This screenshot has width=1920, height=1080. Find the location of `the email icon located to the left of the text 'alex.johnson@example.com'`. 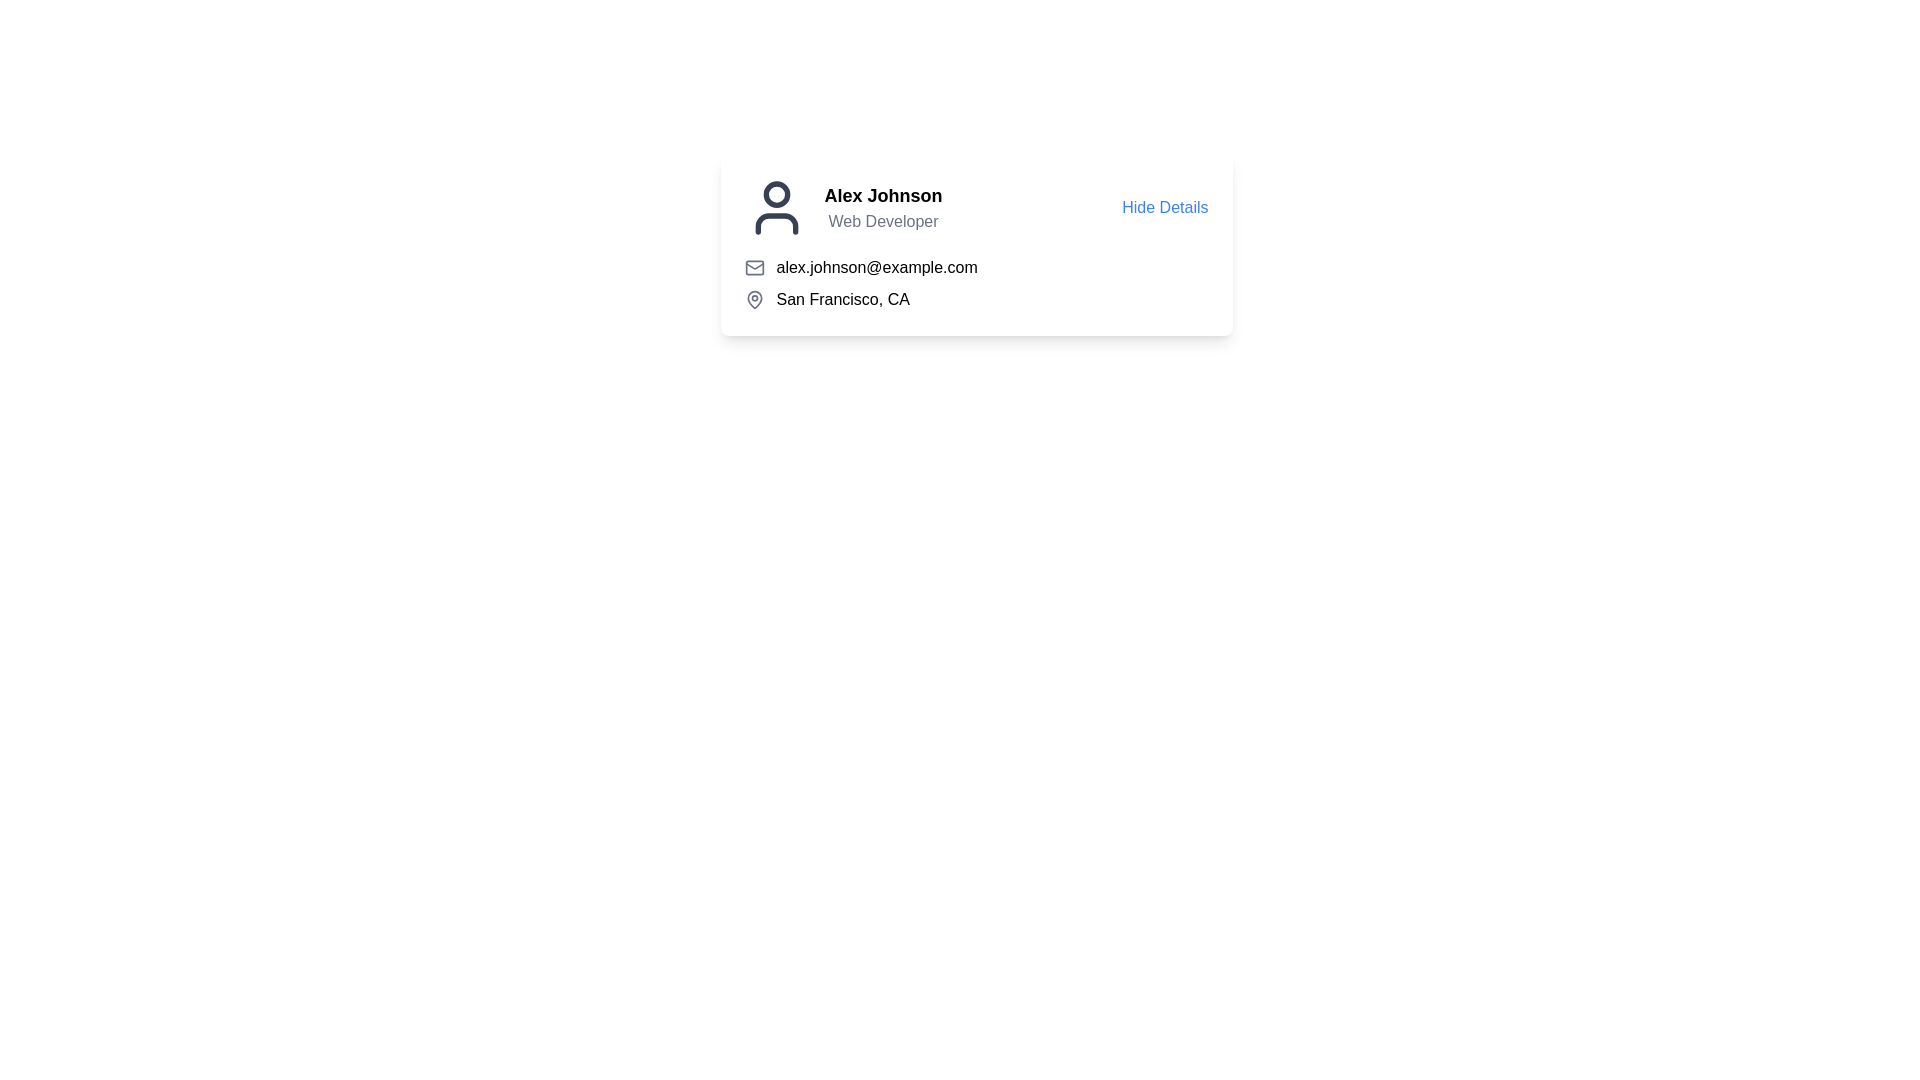

the email icon located to the left of the text 'alex.johnson@example.com' is located at coordinates (753, 265).